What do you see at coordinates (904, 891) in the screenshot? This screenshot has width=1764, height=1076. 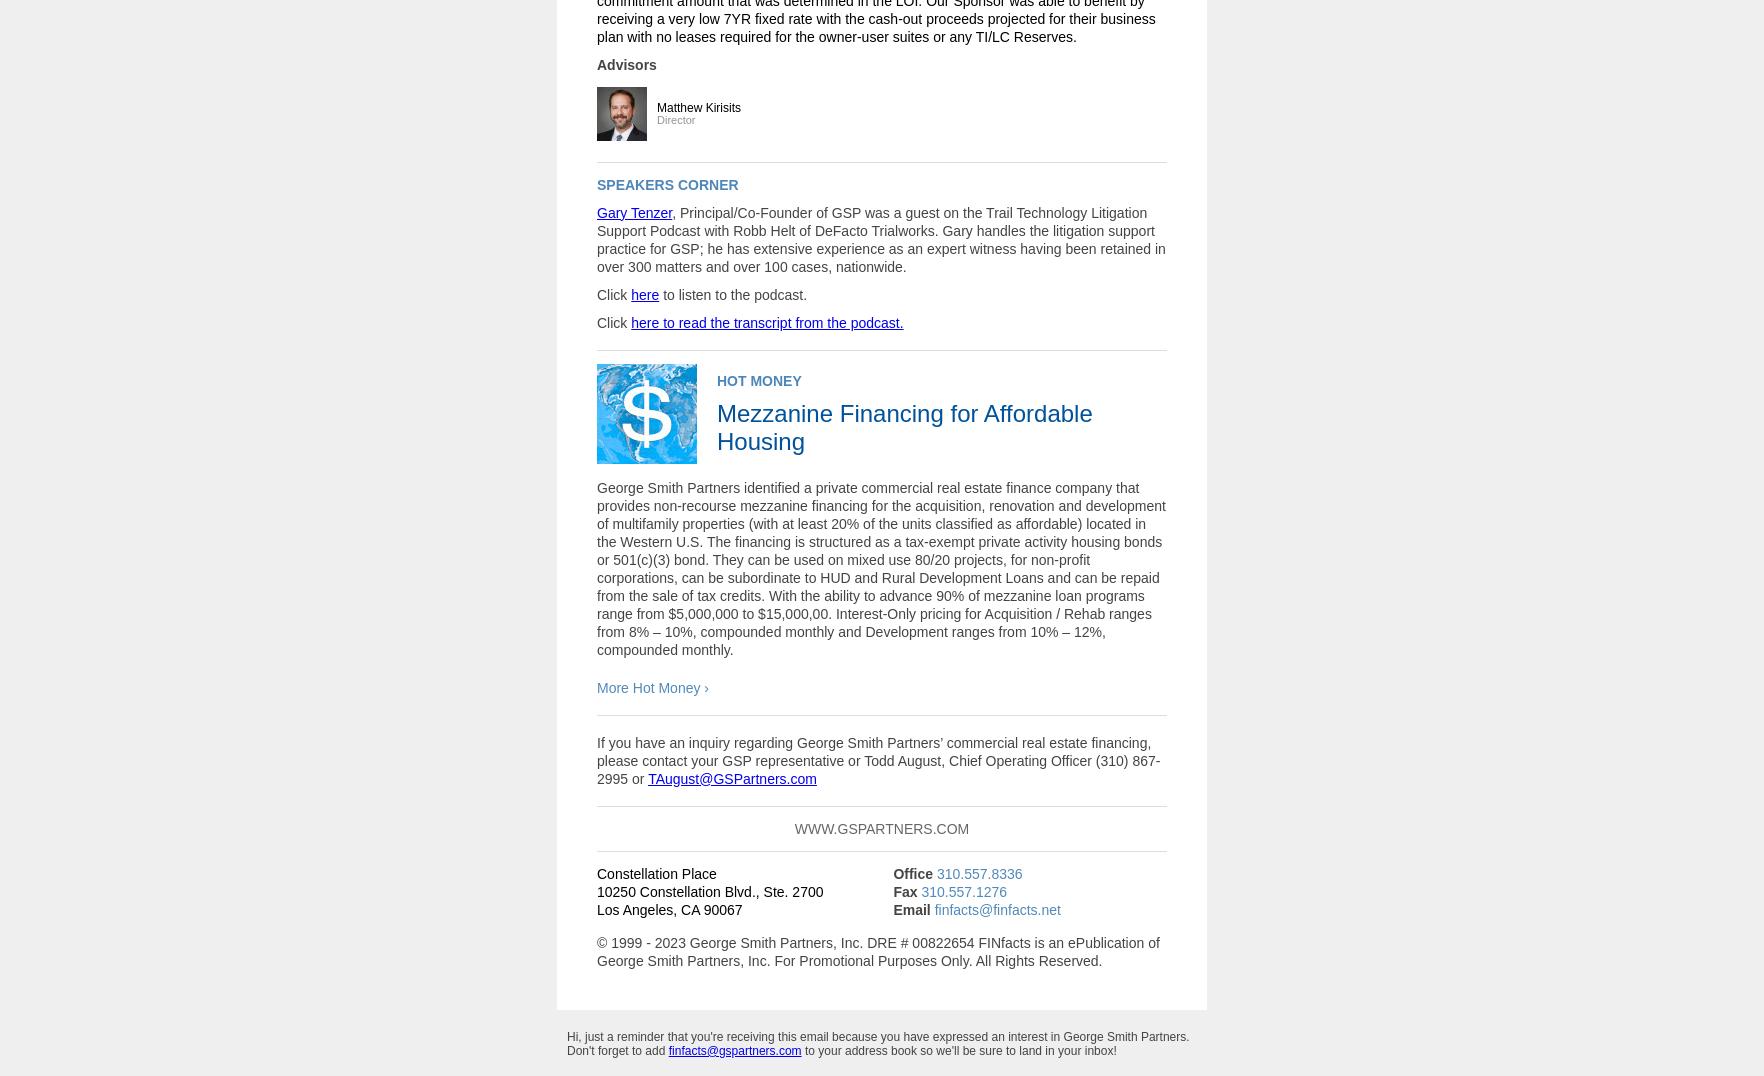 I see `'Fax'` at bounding box center [904, 891].